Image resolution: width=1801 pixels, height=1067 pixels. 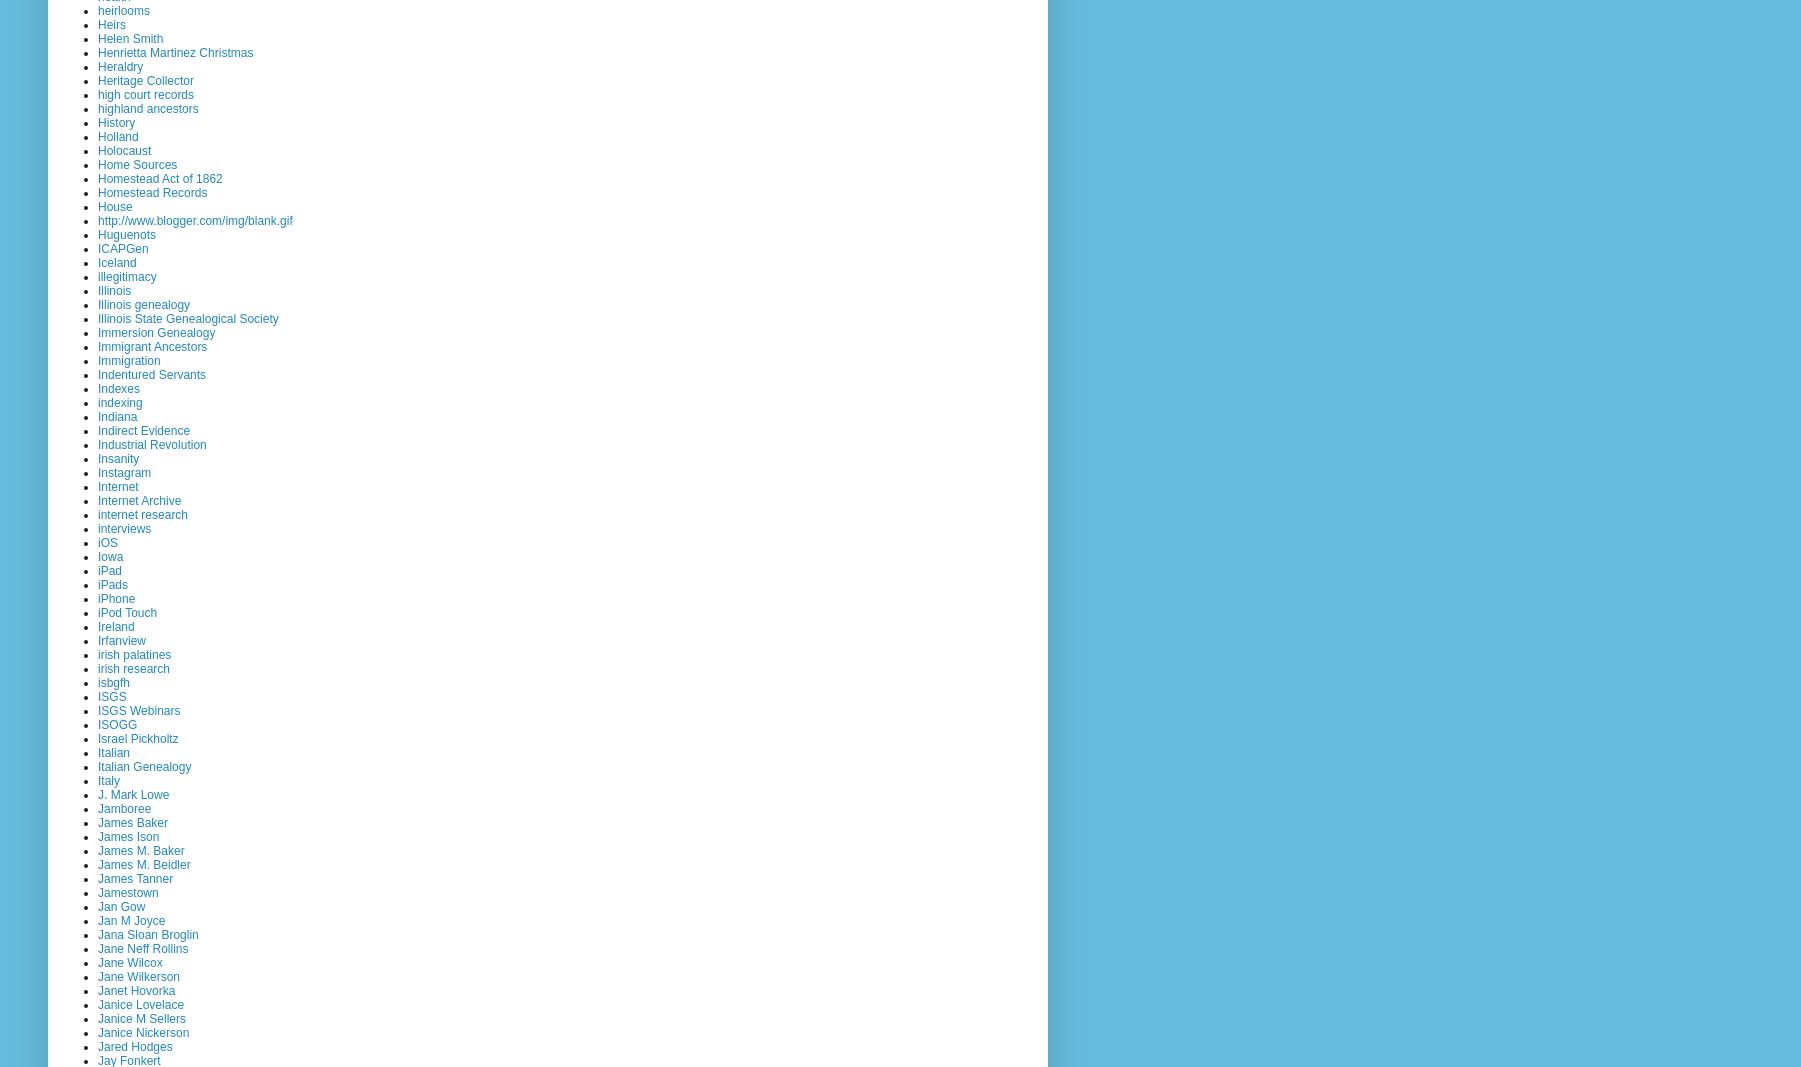 I want to click on 'Internet', so click(x=117, y=485).